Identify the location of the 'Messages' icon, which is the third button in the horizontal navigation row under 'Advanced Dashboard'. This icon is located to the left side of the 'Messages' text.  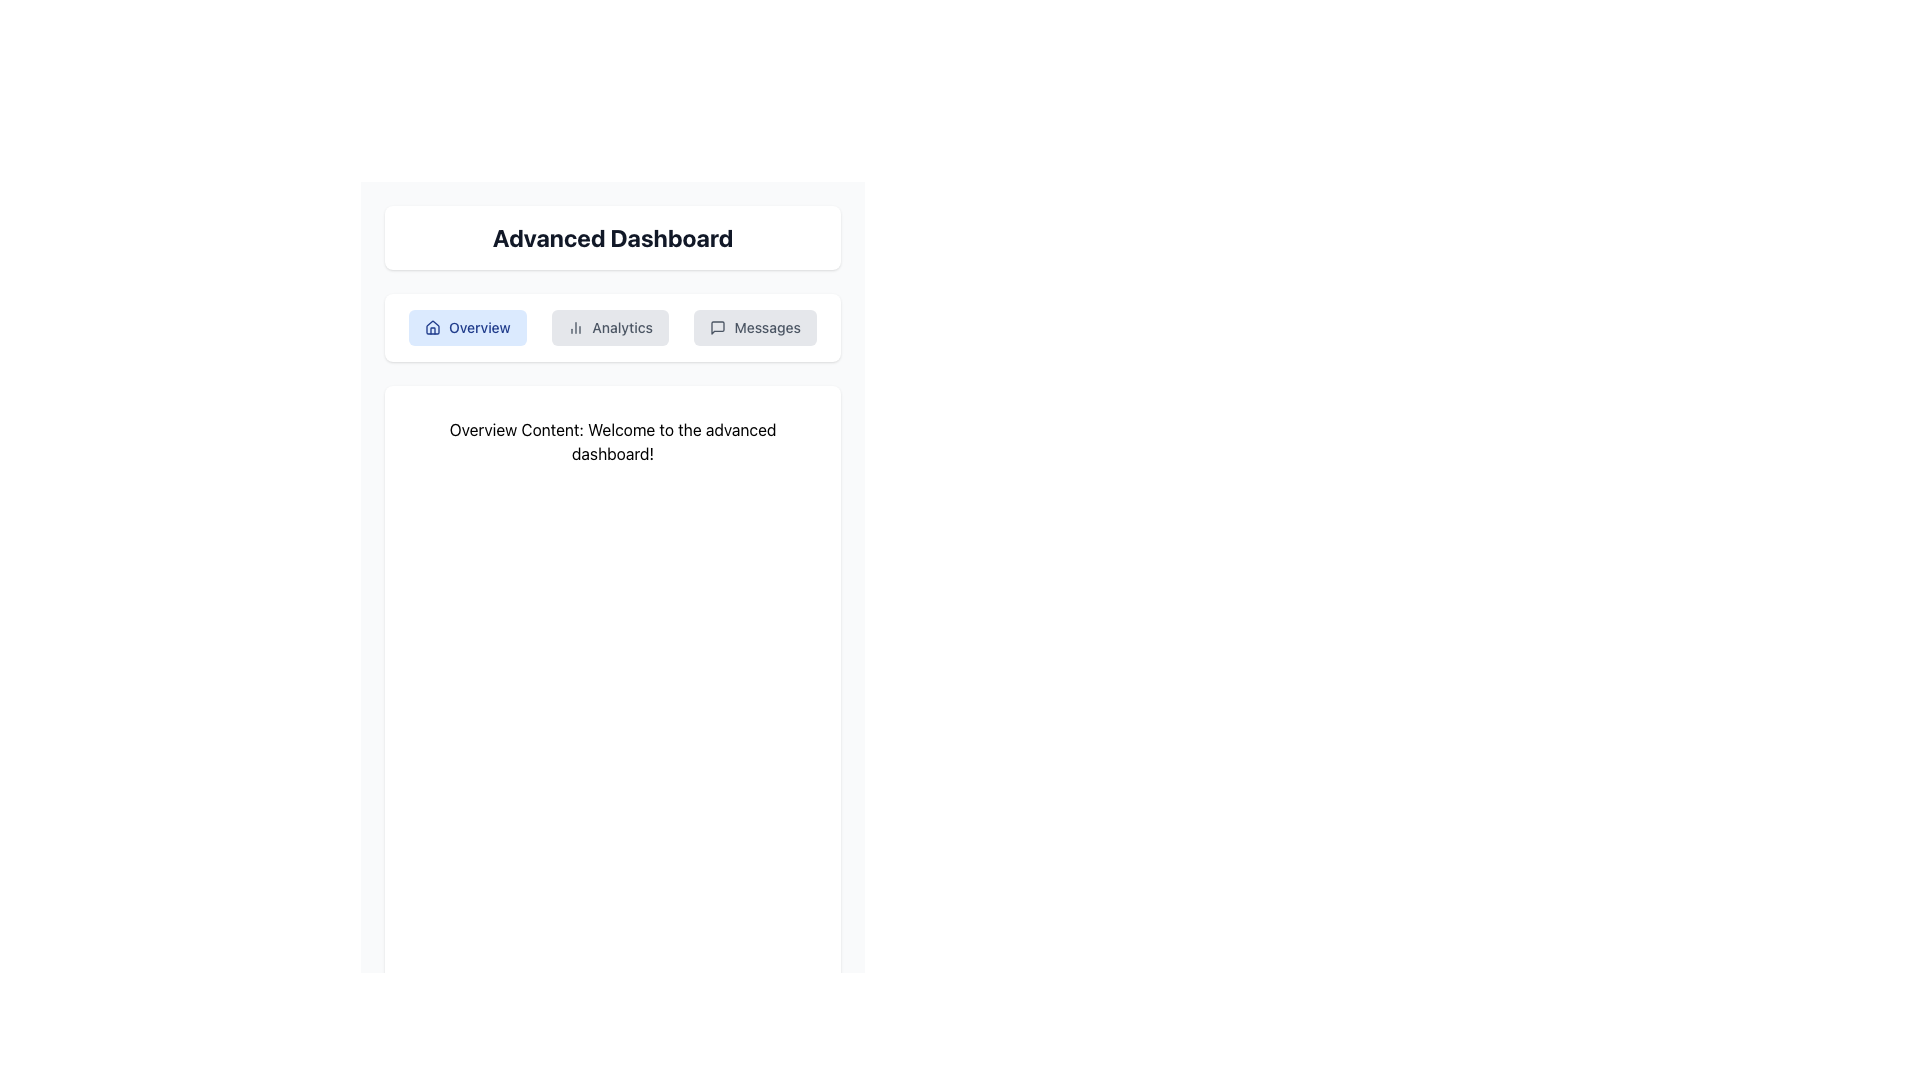
(718, 326).